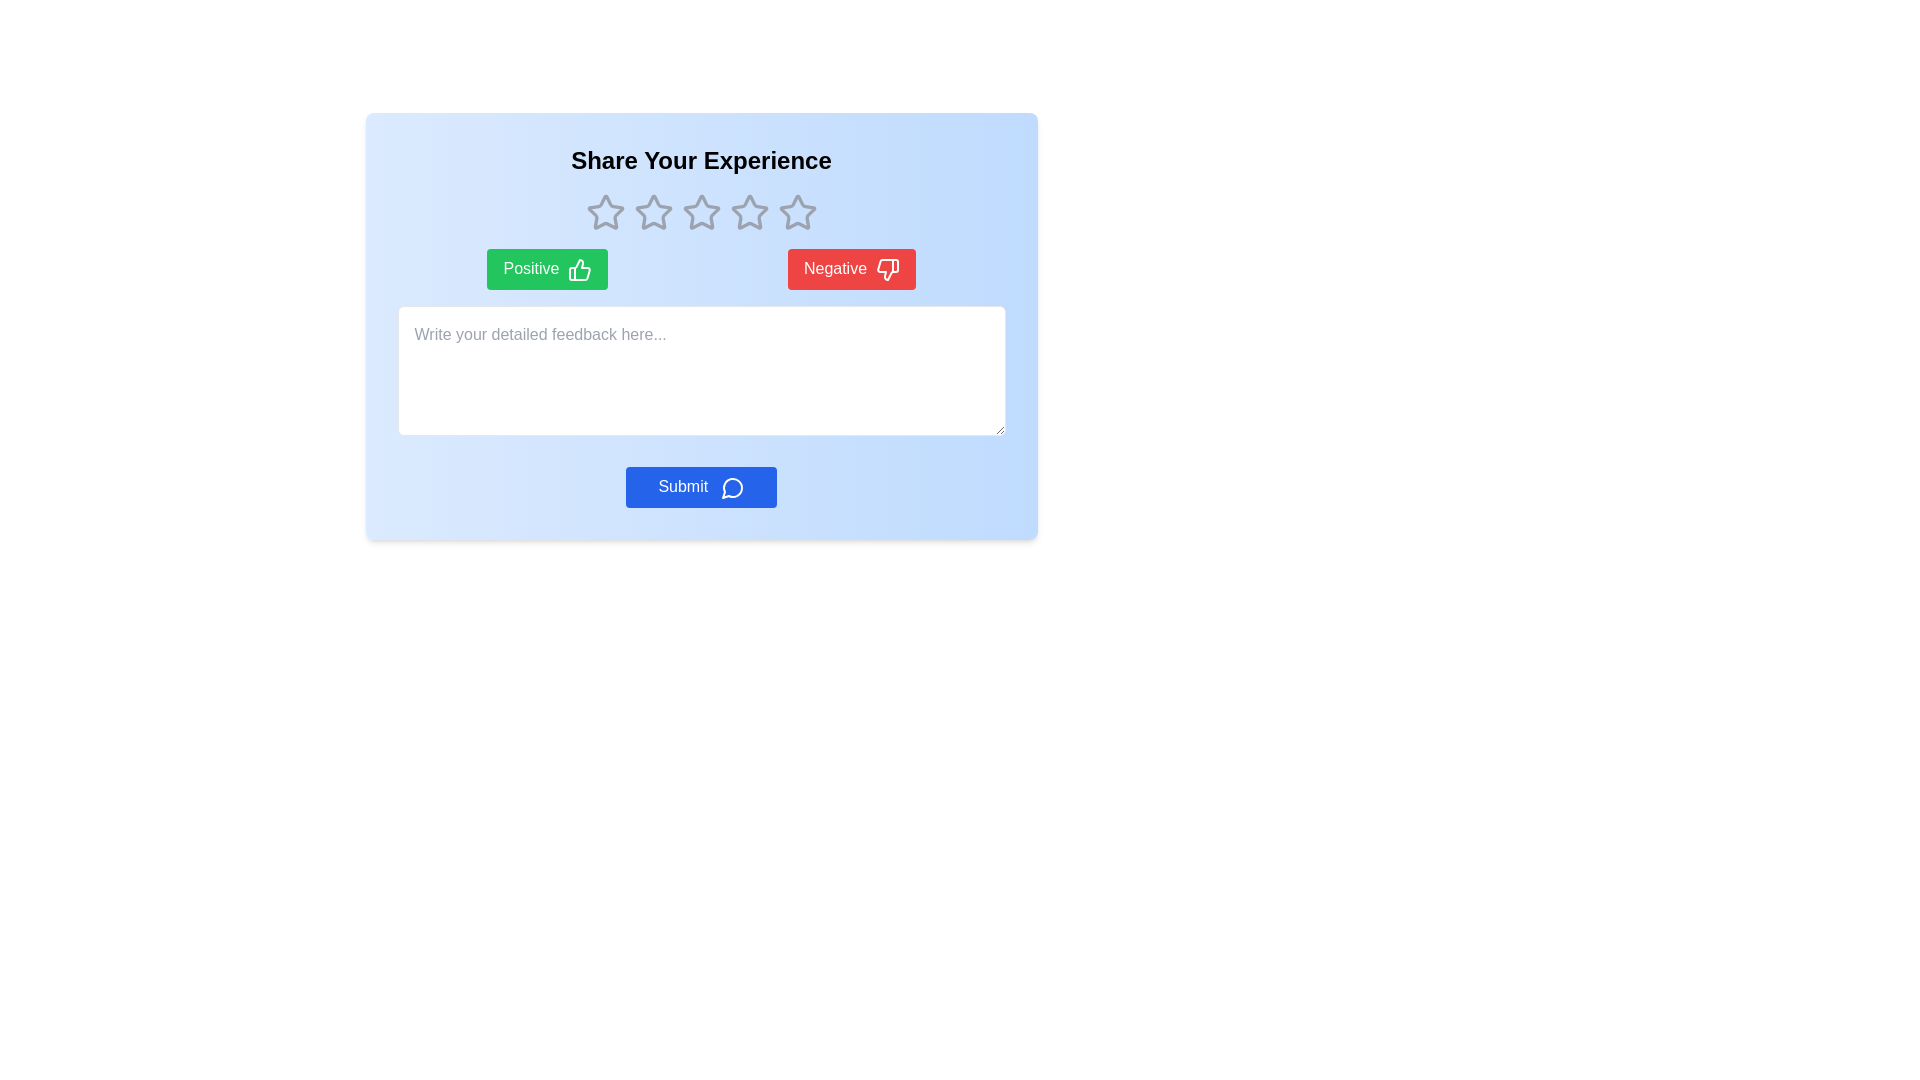  What do you see at coordinates (579, 268) in the screenshot?
I see `the thumbs-up icon located inside the green rounded button labeled 'Positive'` at bounding box center [579, 268].